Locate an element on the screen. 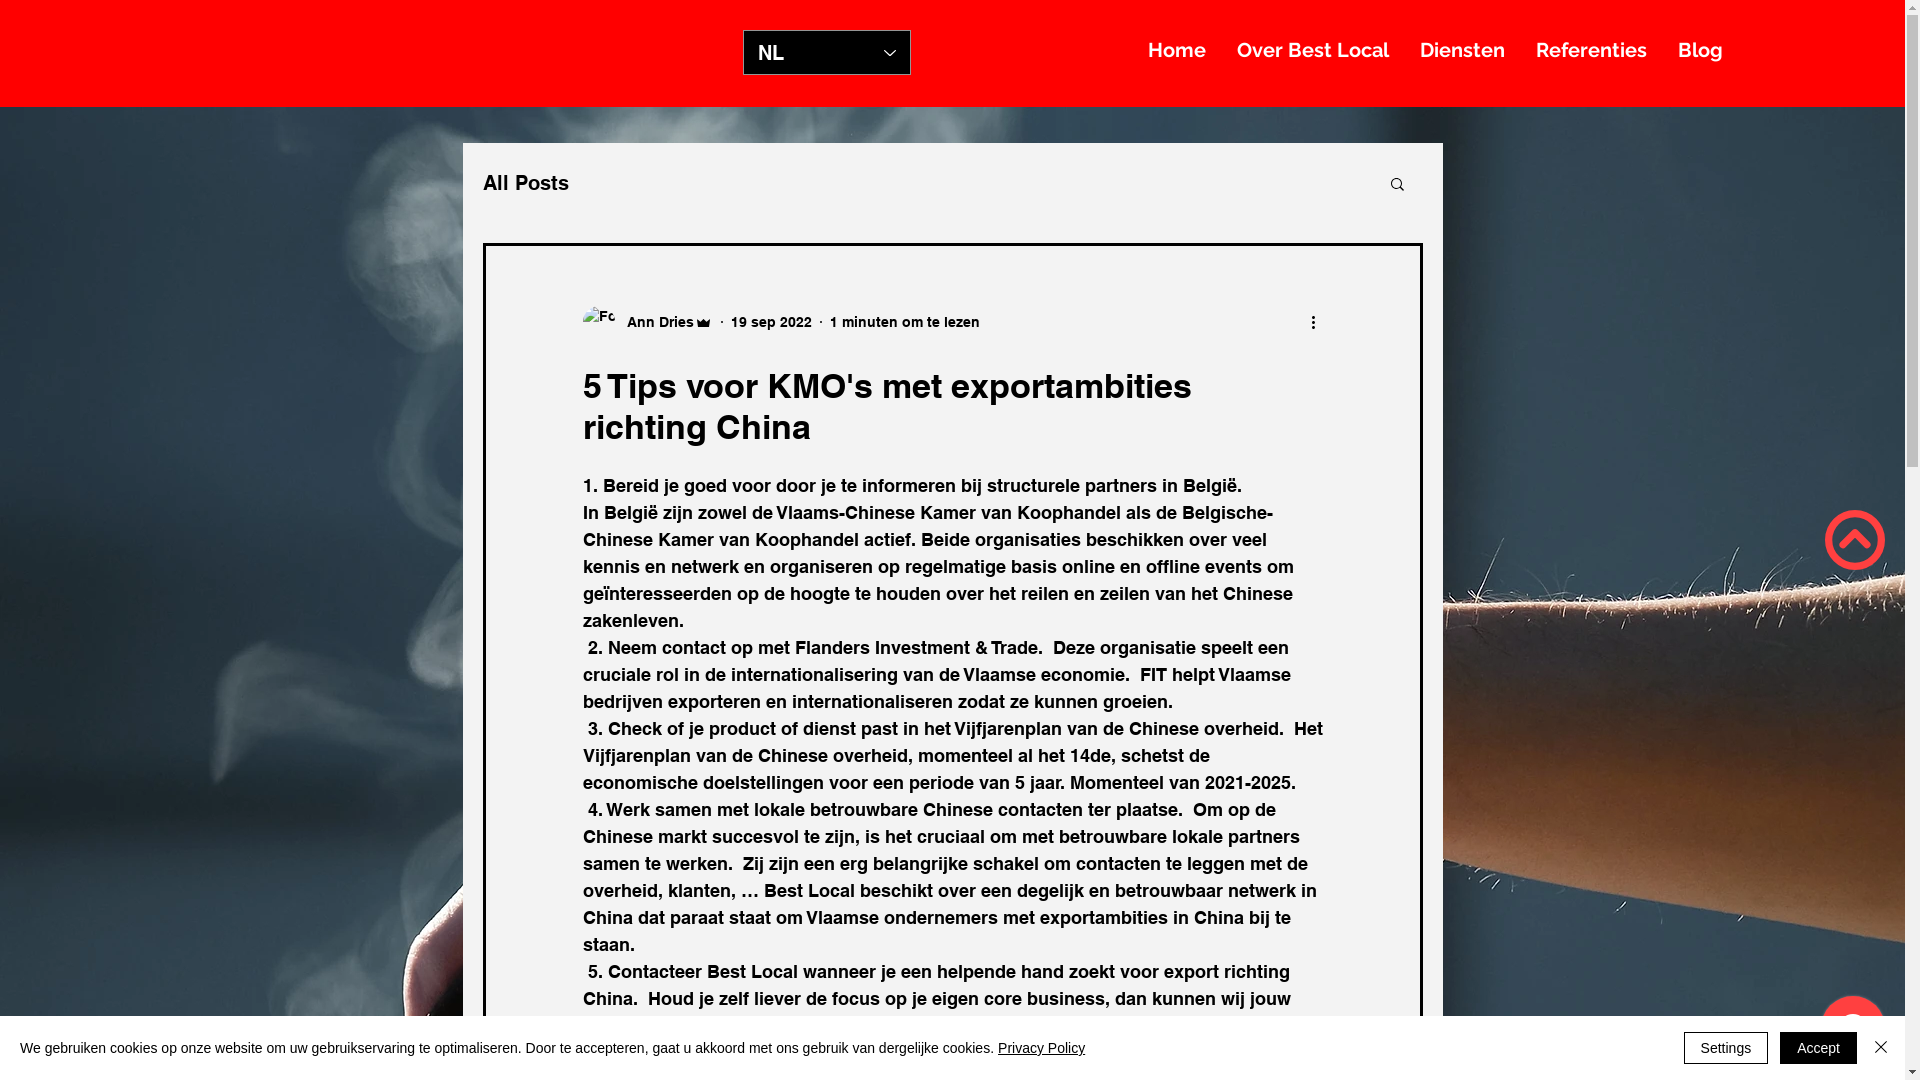  'Settings' is located at coordinates (1725, 1047).